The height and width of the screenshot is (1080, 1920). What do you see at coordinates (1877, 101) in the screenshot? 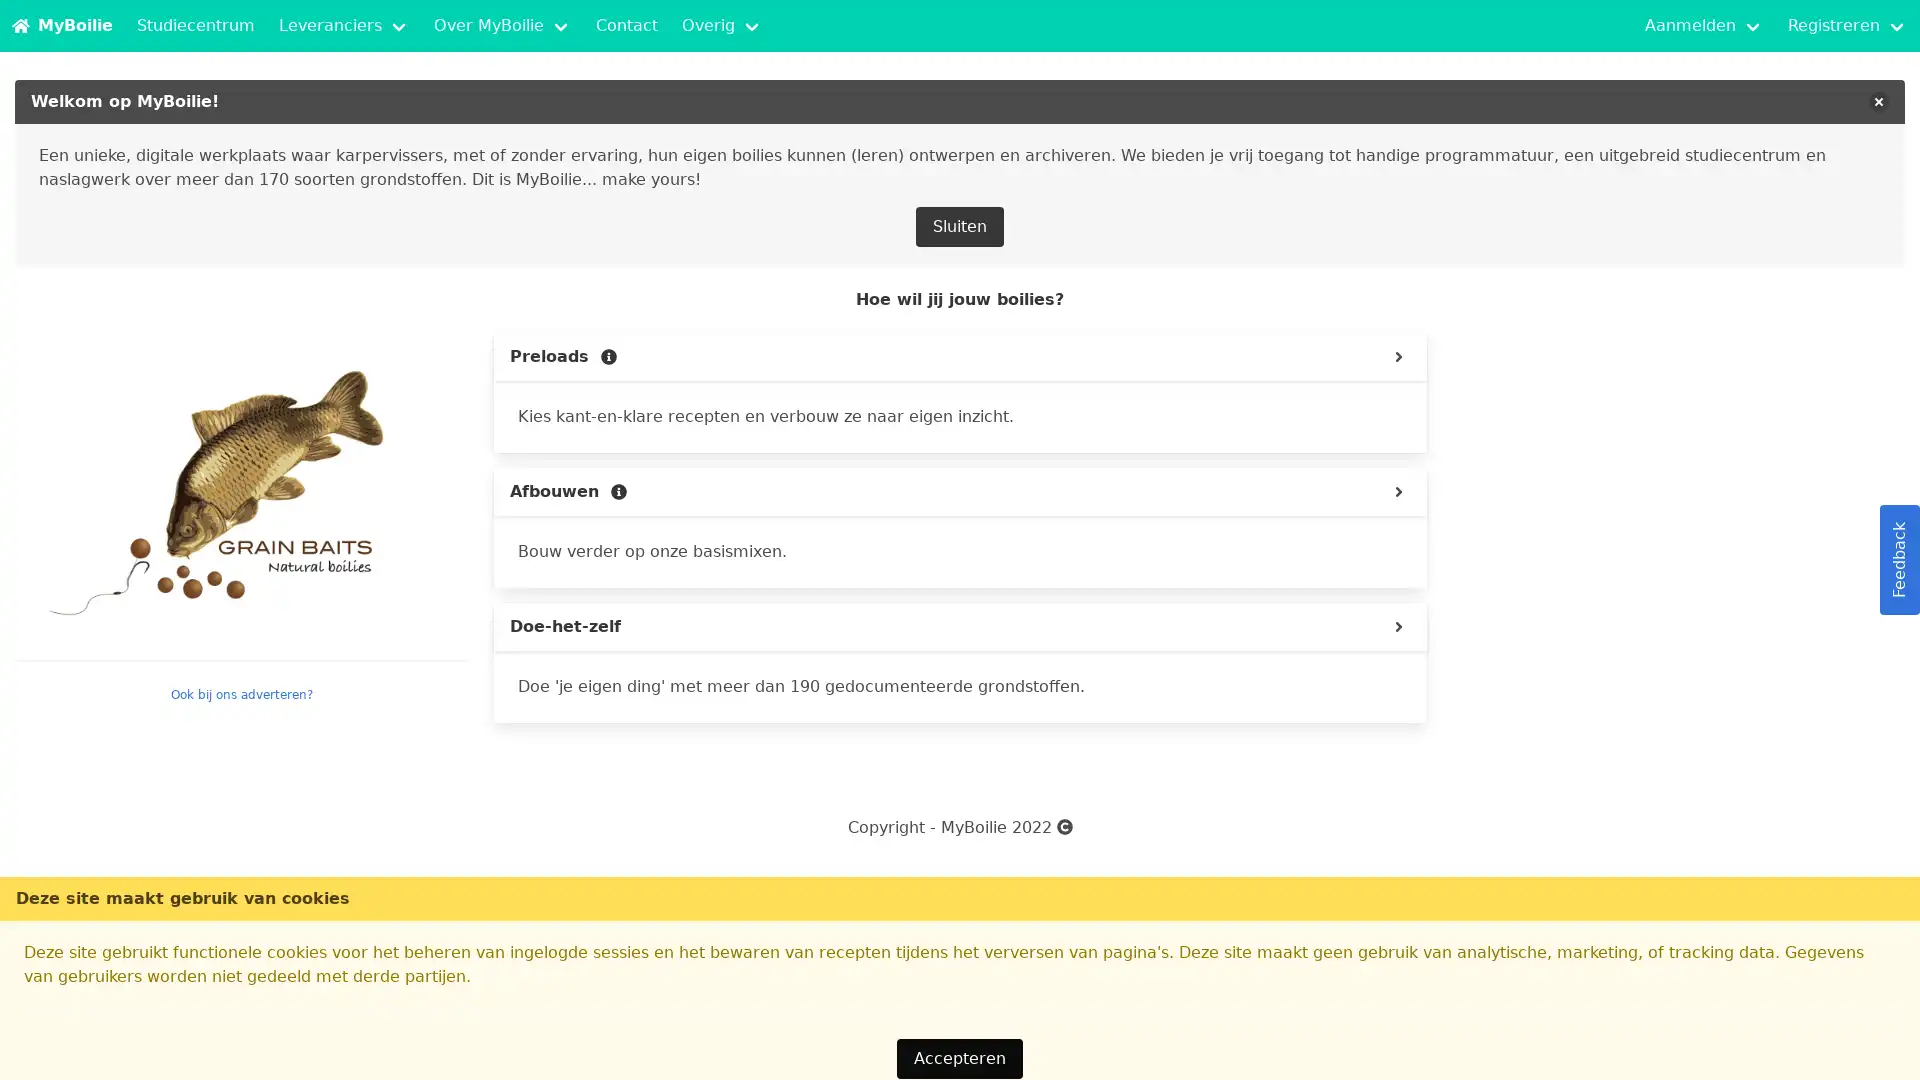
I see `delete` at bounding box center [1877, 101].